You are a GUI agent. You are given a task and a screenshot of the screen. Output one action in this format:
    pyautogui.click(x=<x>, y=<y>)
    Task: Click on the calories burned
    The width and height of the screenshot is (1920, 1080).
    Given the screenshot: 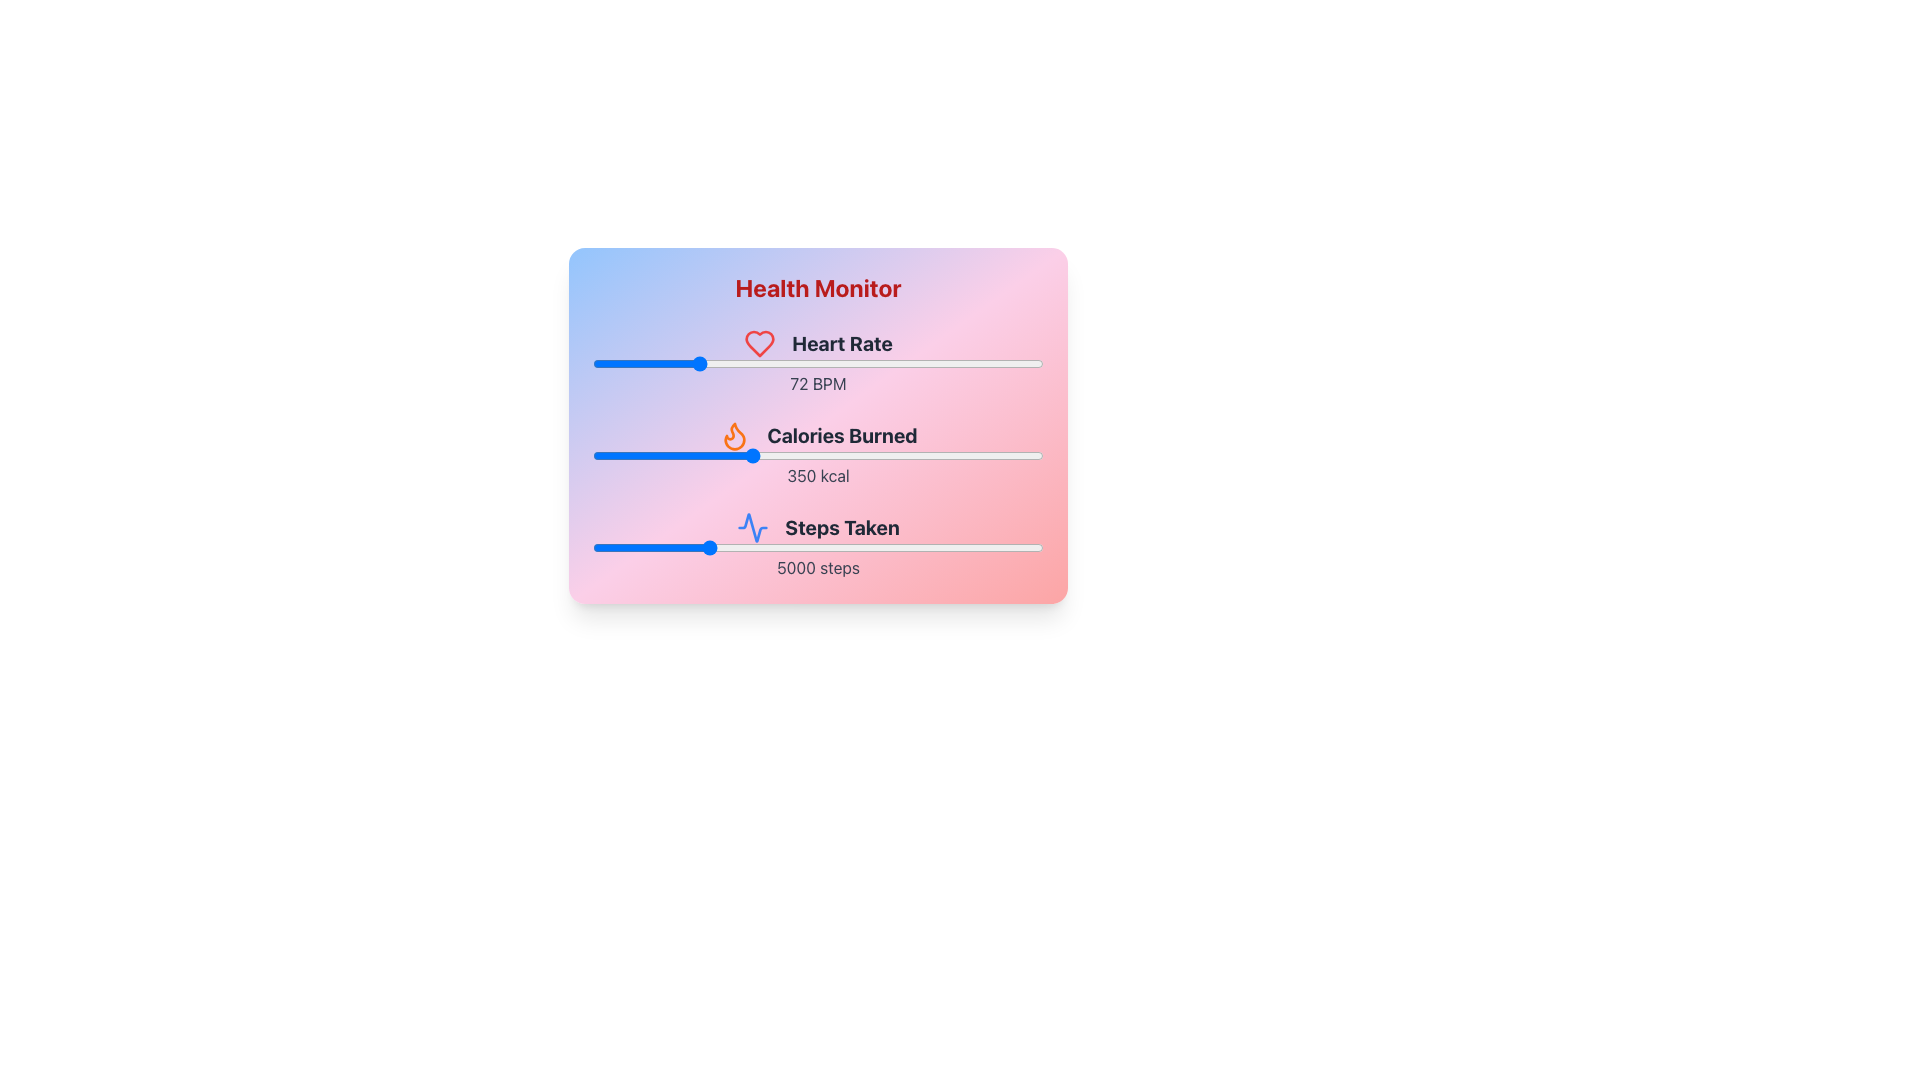 What is the action you would take?
    pyautogui.click(x=988, y=455)
    